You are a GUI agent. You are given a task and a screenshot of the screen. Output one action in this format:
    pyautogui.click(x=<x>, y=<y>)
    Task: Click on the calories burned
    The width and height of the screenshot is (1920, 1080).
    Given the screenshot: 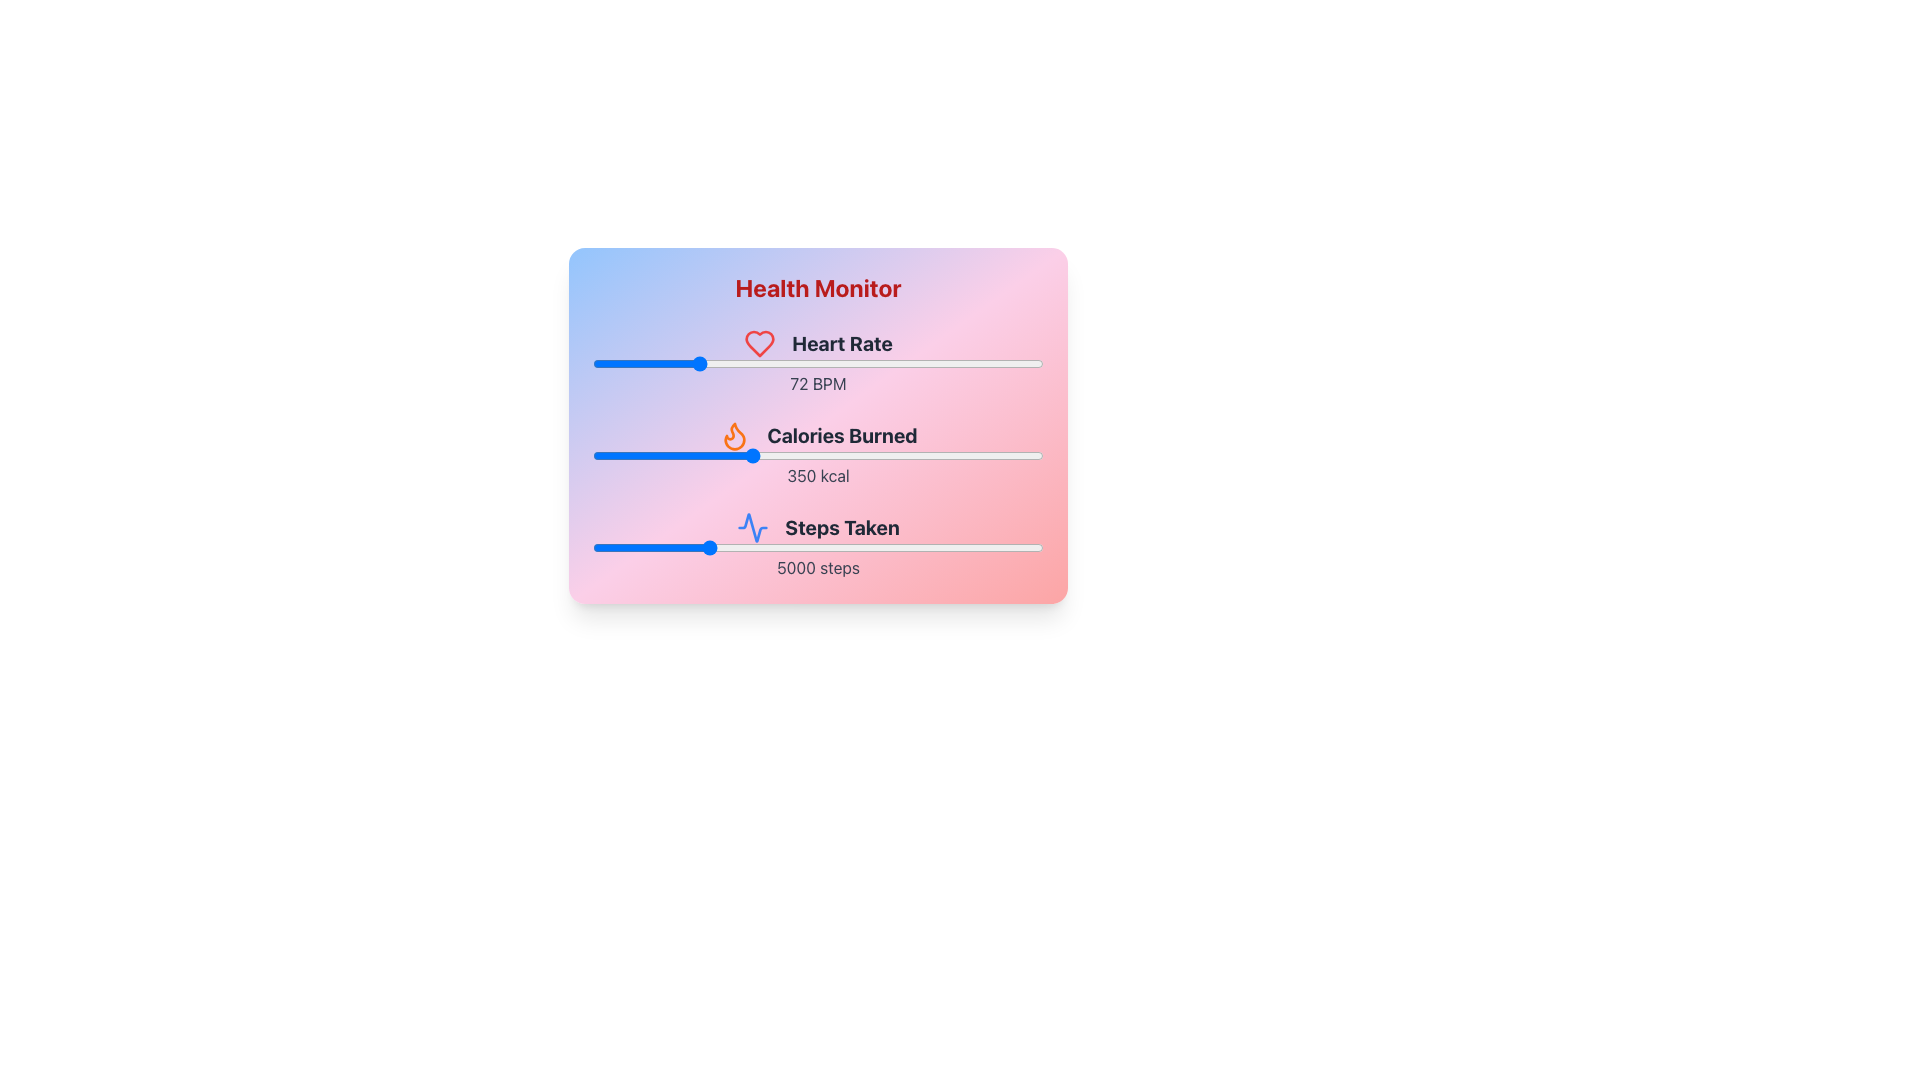 What is the action you would take?
    pyautogui.click(x=988, y=455)
    